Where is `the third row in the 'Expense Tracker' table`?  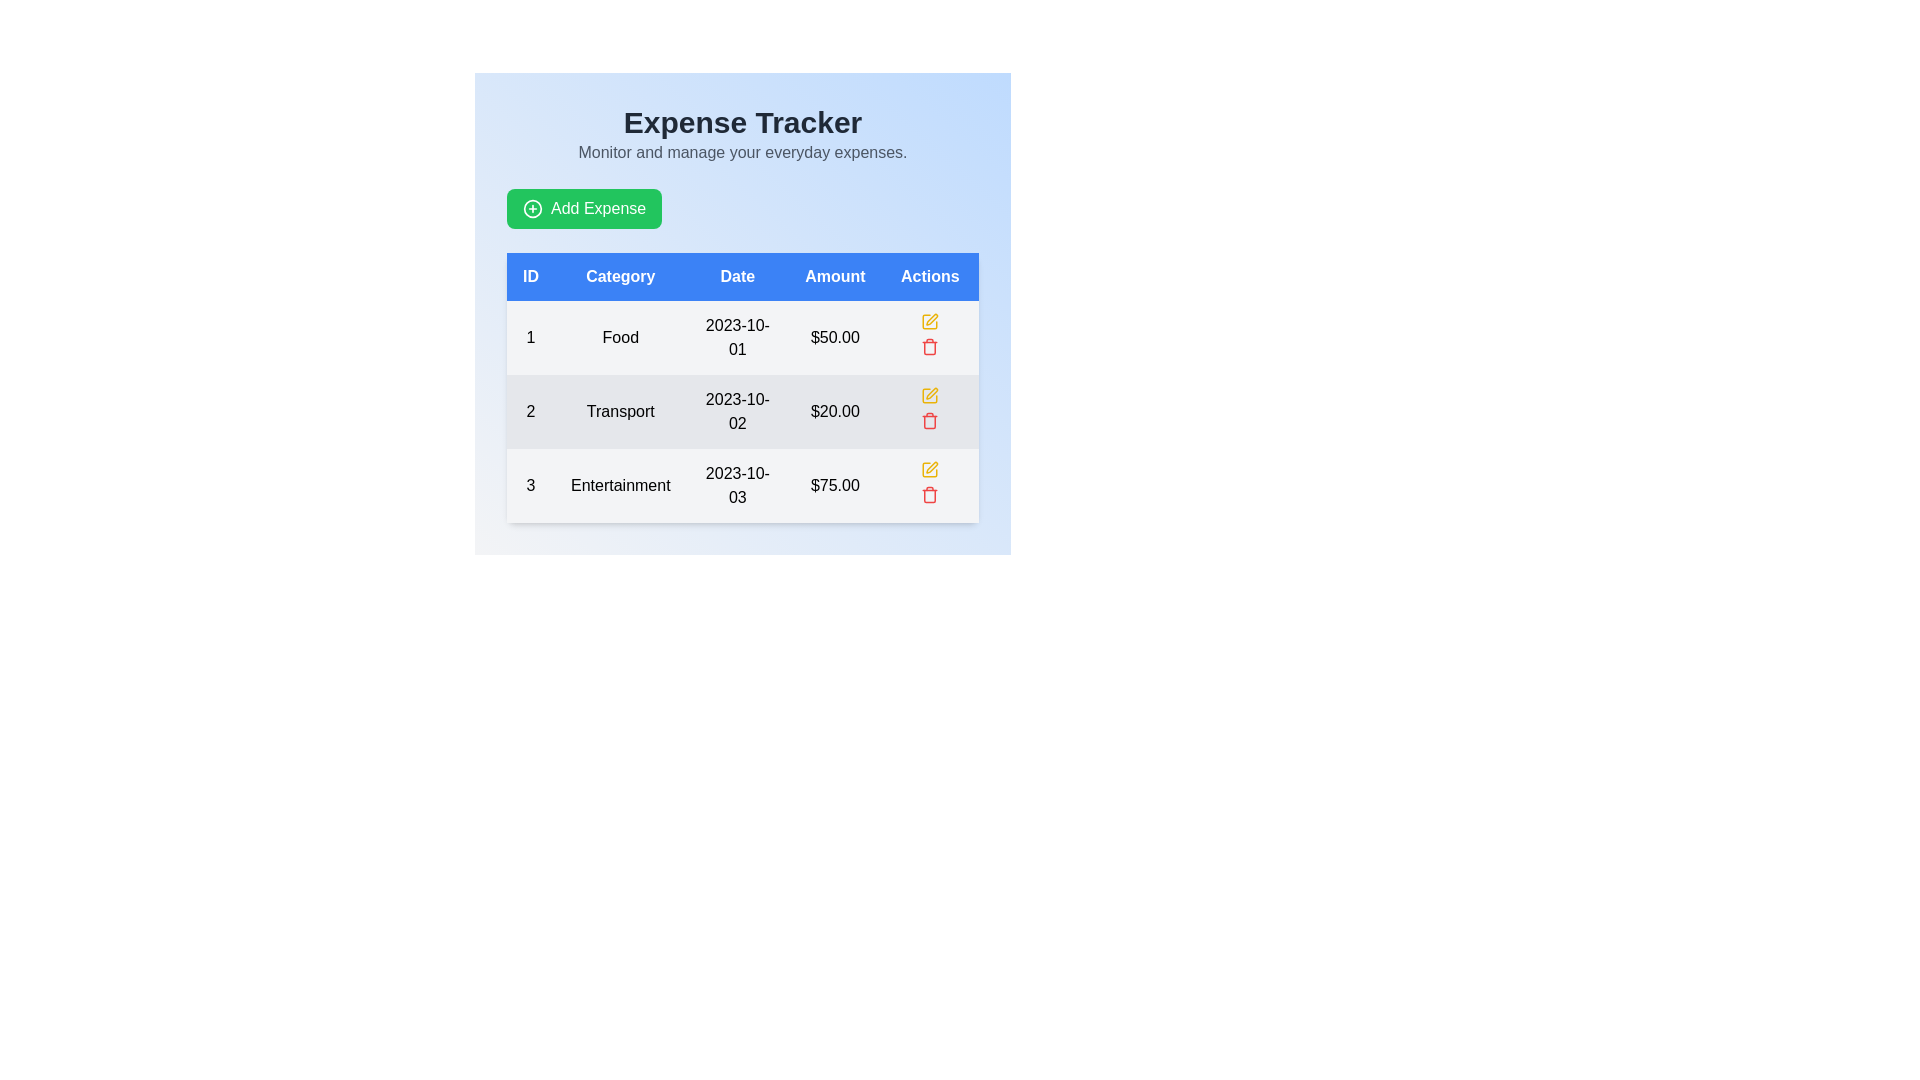
the third row in the 'Expense Tracker' table is located at coordinates (742, 486).